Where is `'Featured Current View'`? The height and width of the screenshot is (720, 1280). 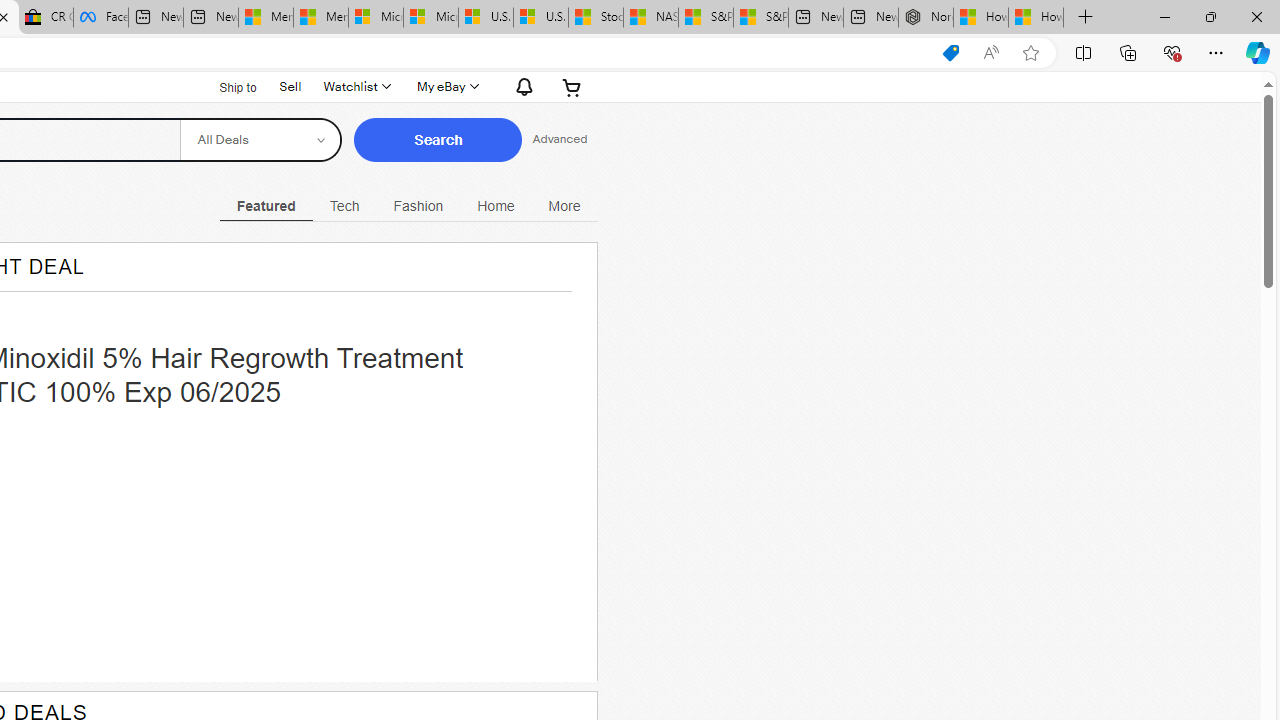 'Featured Current View' is located at coordinates (265, 205).